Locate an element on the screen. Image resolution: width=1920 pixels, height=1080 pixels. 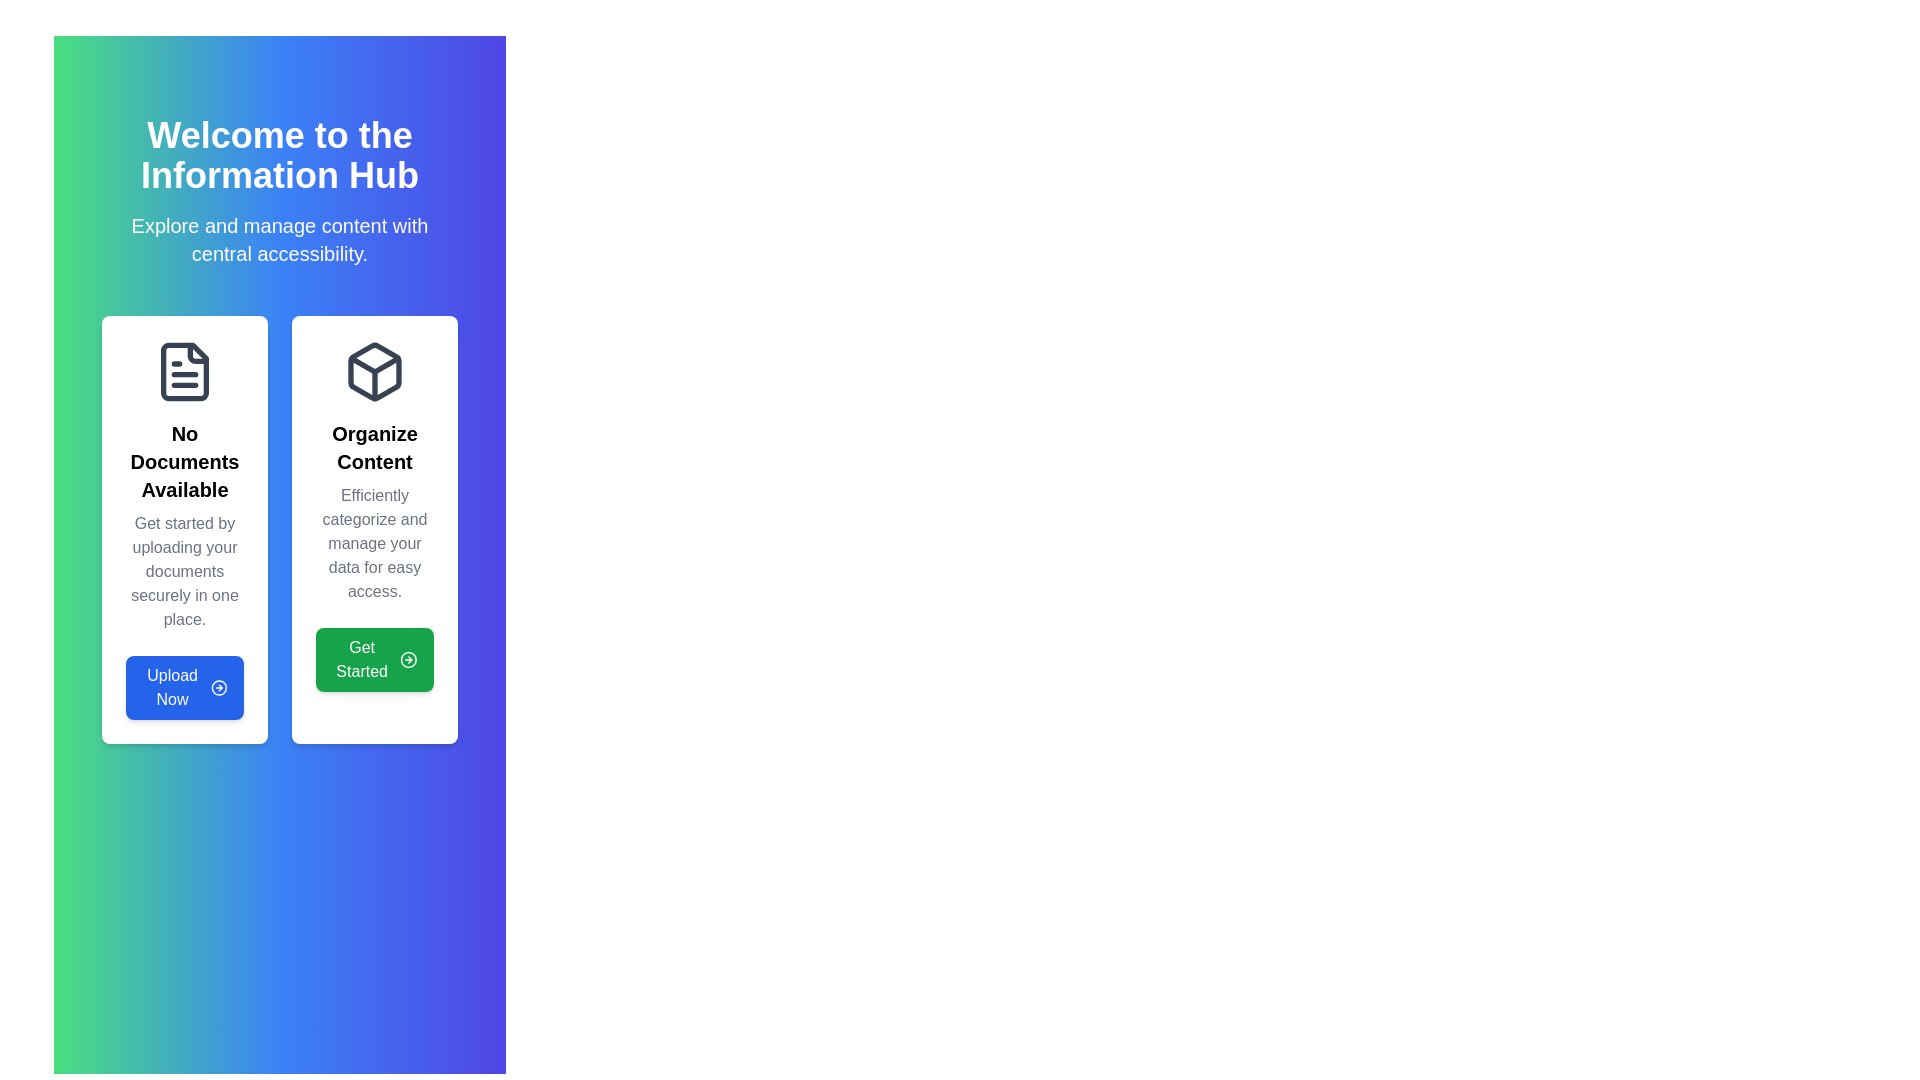
the static text block that serves as a descriptive subheading located below the main heading 'Welcome to the Information Hub' is located at coordinates (278, 238).